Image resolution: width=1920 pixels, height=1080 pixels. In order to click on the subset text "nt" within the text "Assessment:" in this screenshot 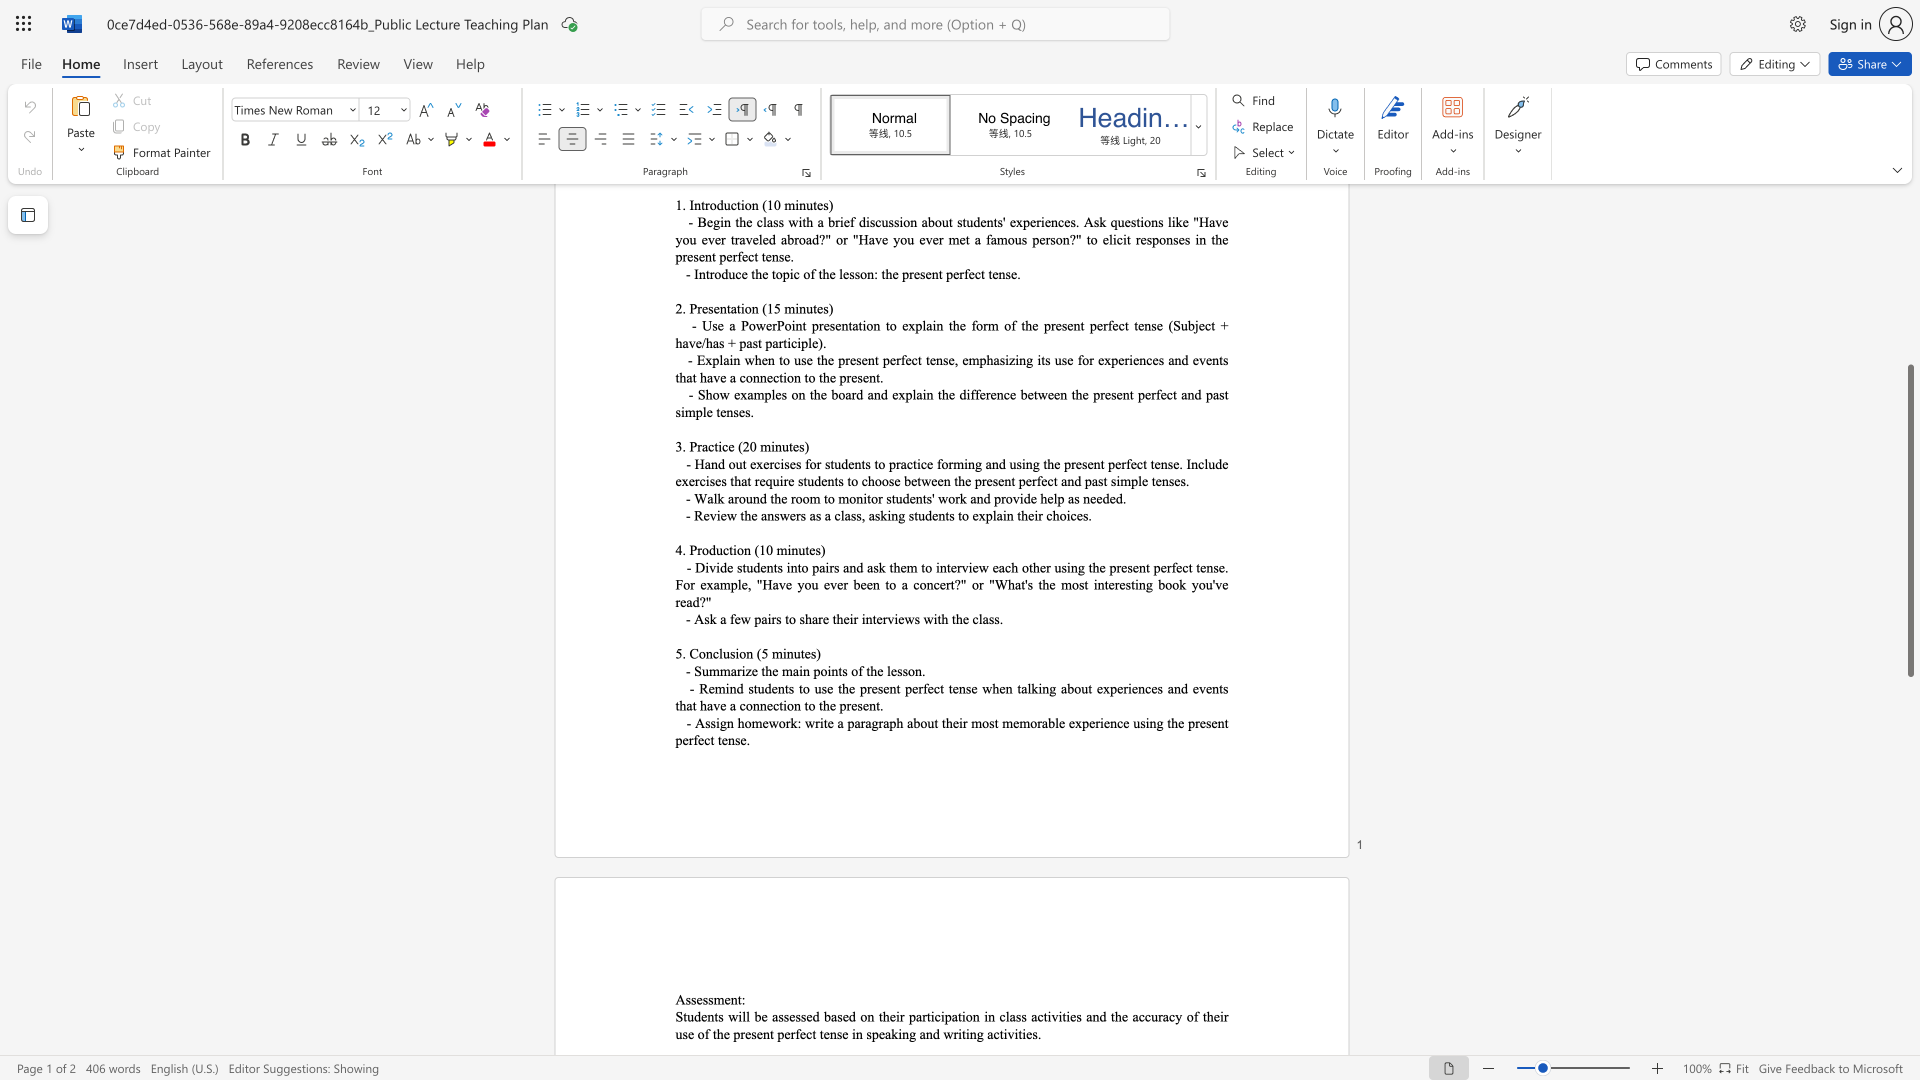, I will do `click(729, 999)`.